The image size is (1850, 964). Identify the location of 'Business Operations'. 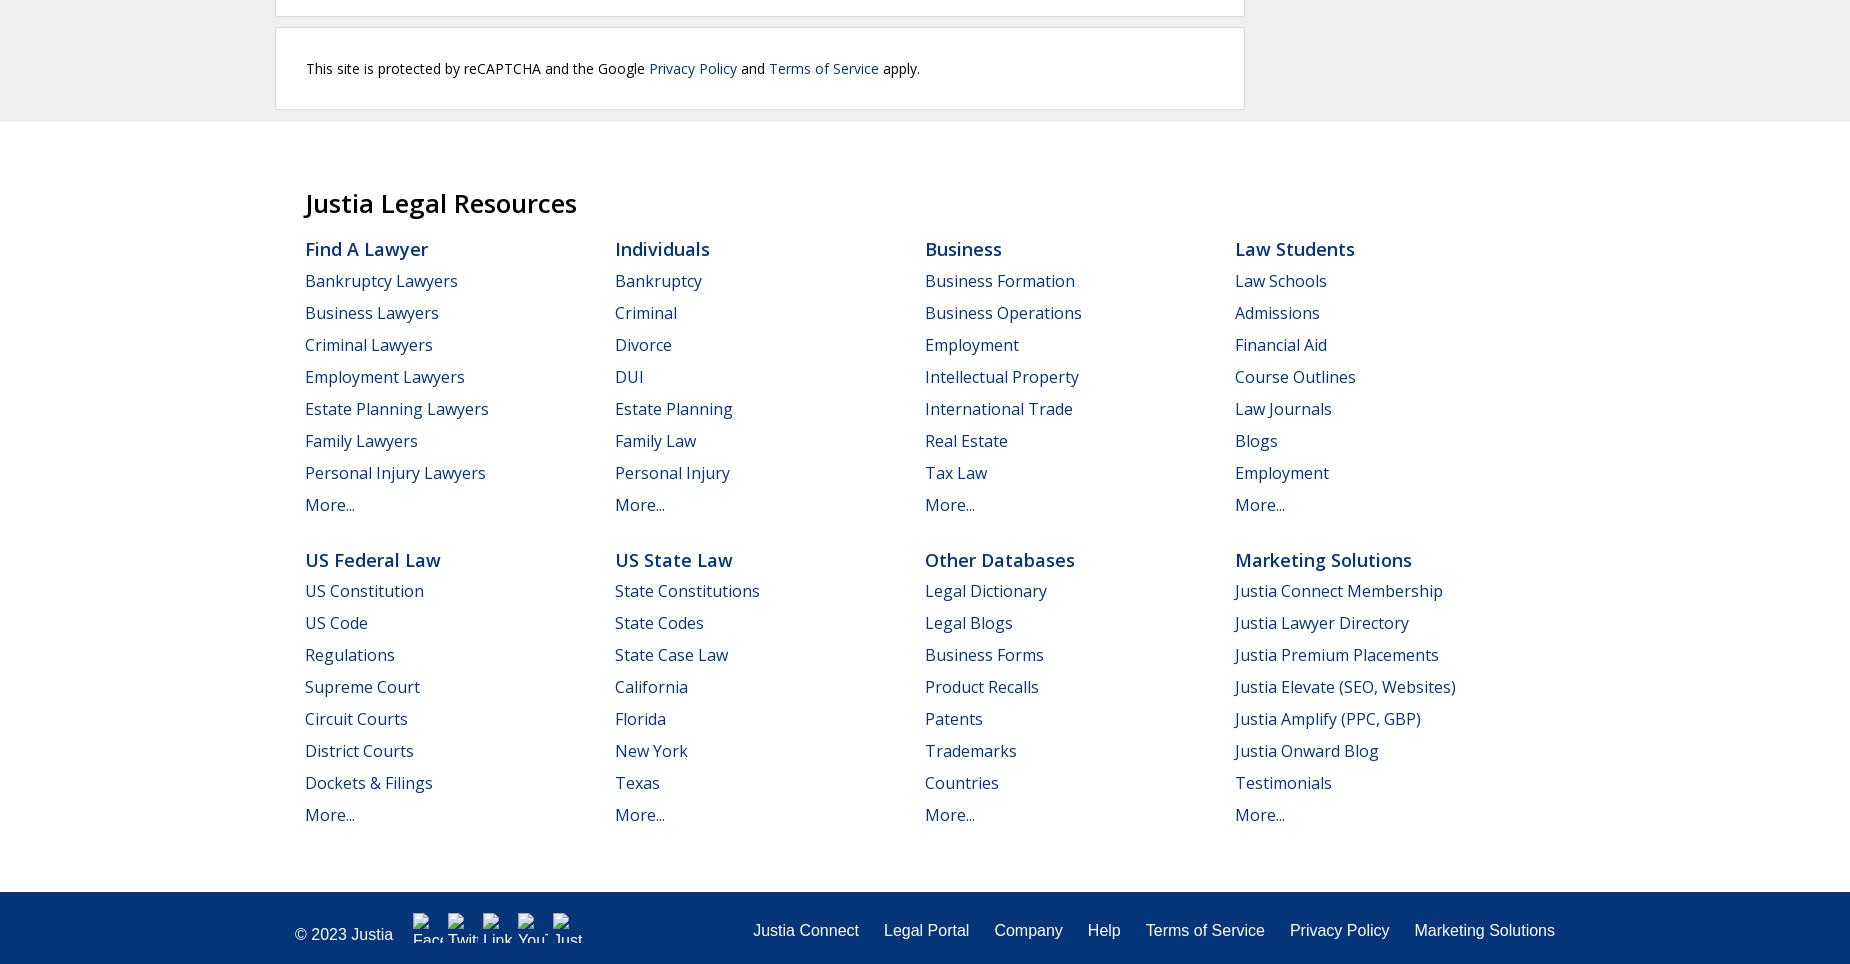
(1002, 312).